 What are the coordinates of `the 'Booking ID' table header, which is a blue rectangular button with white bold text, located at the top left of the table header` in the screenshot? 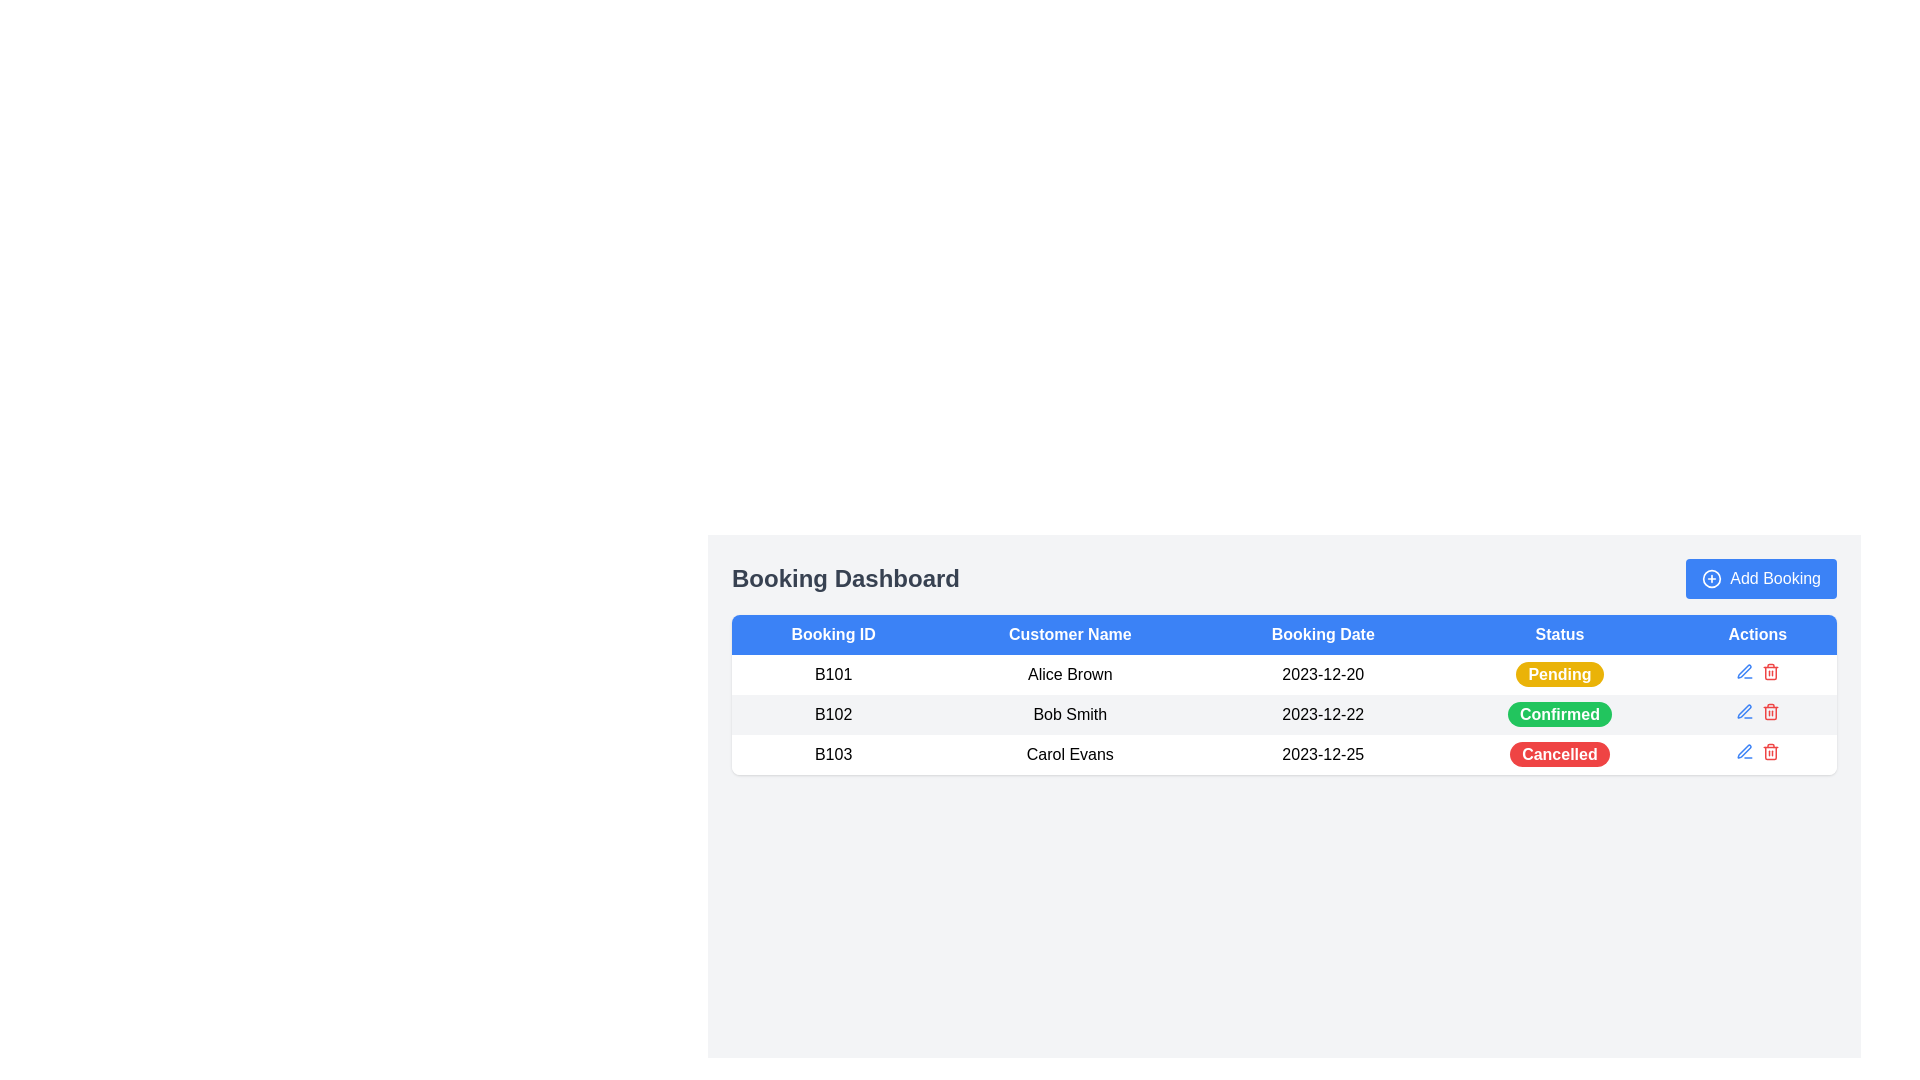 It's located at (833, 635).